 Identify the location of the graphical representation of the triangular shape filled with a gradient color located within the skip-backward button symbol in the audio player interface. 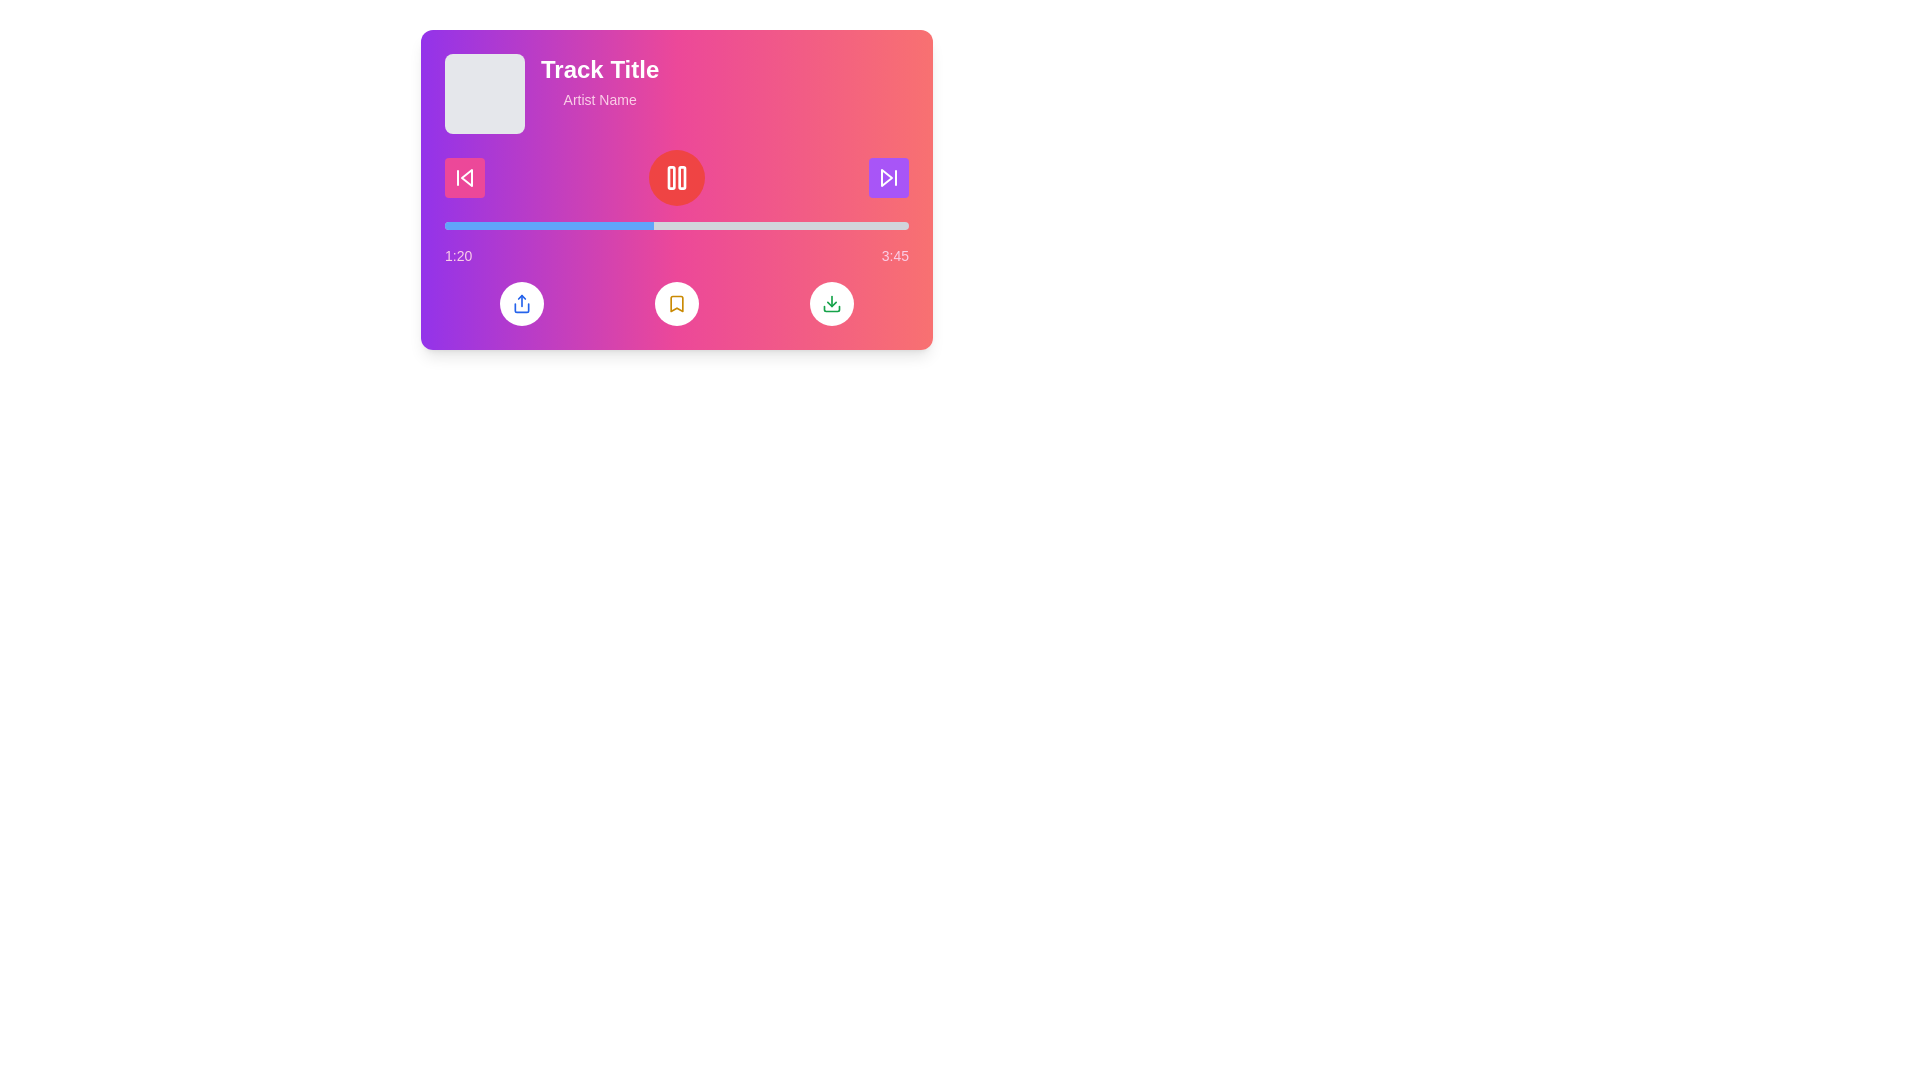
(465, 176).